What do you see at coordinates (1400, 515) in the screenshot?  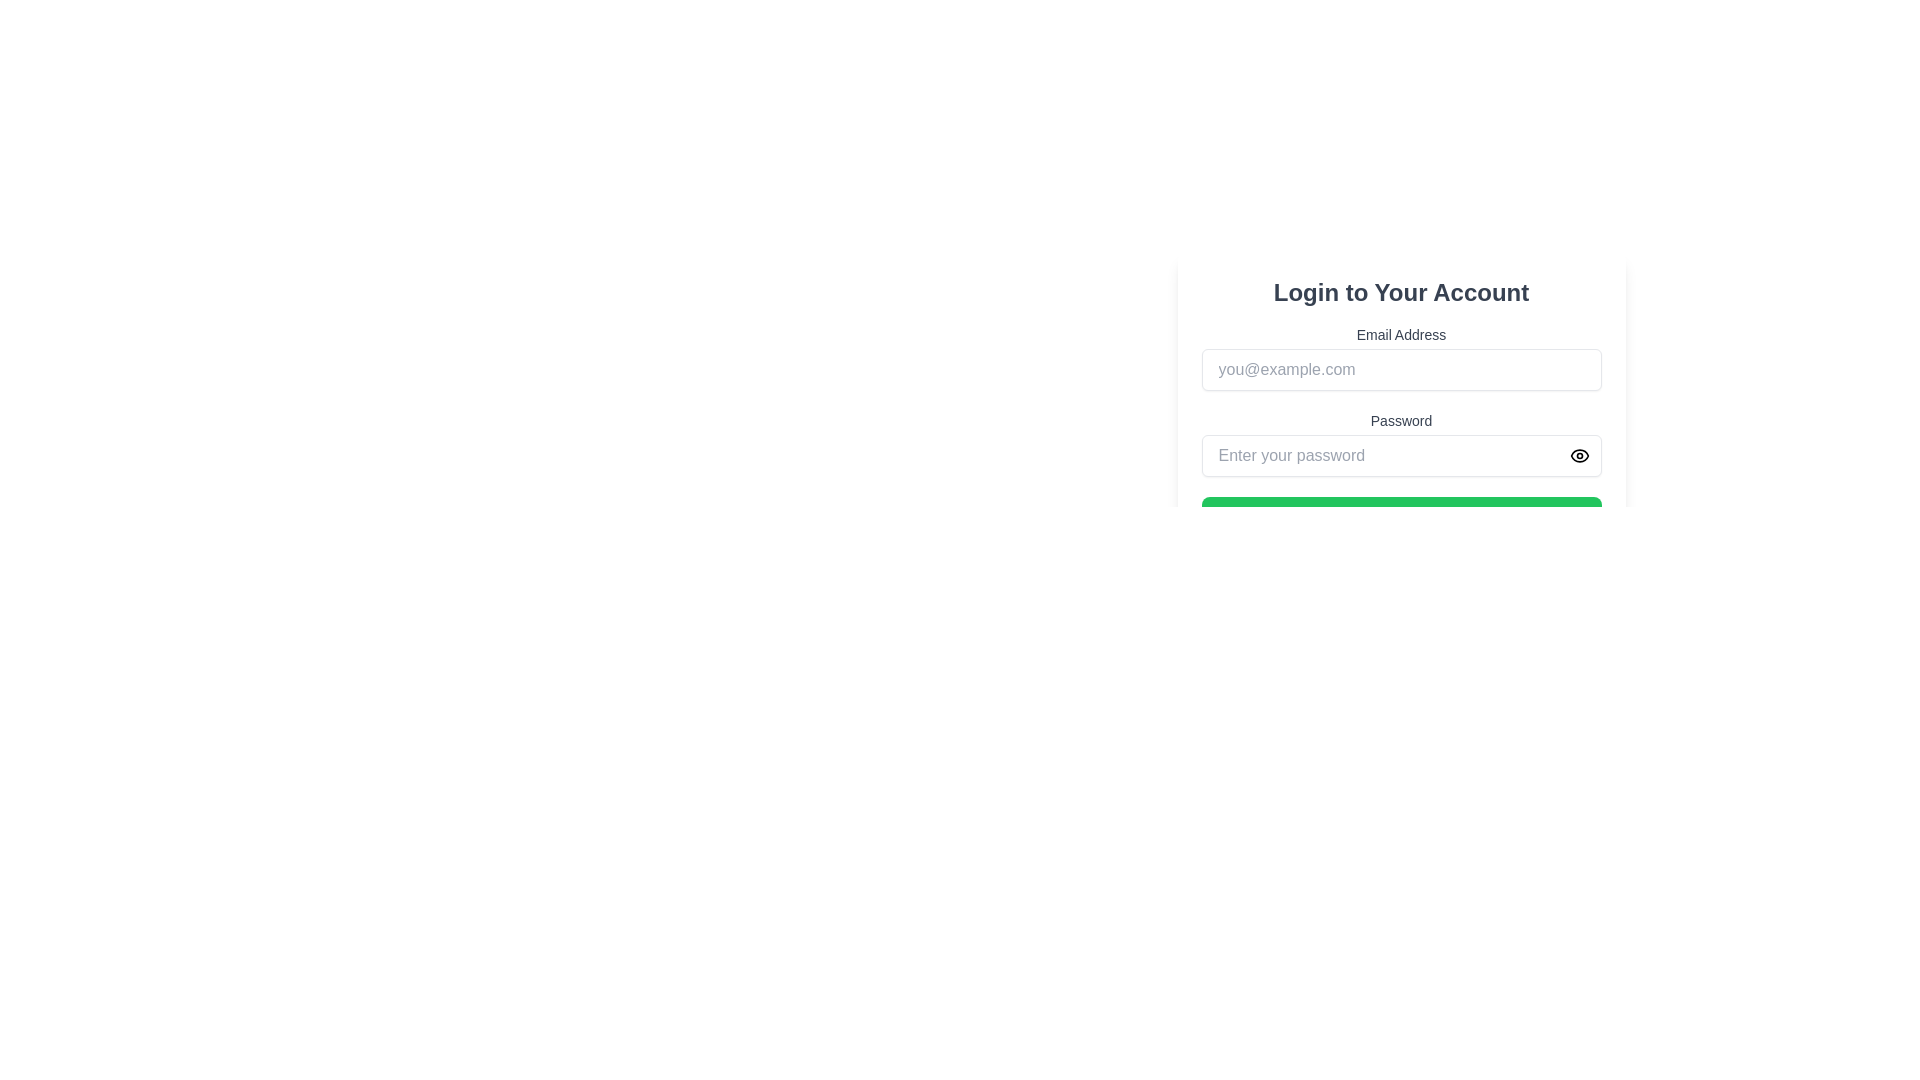 I see `the submit button located below the password input field in the 'Login to Your Account' section` at bounding box center [1400, 515].